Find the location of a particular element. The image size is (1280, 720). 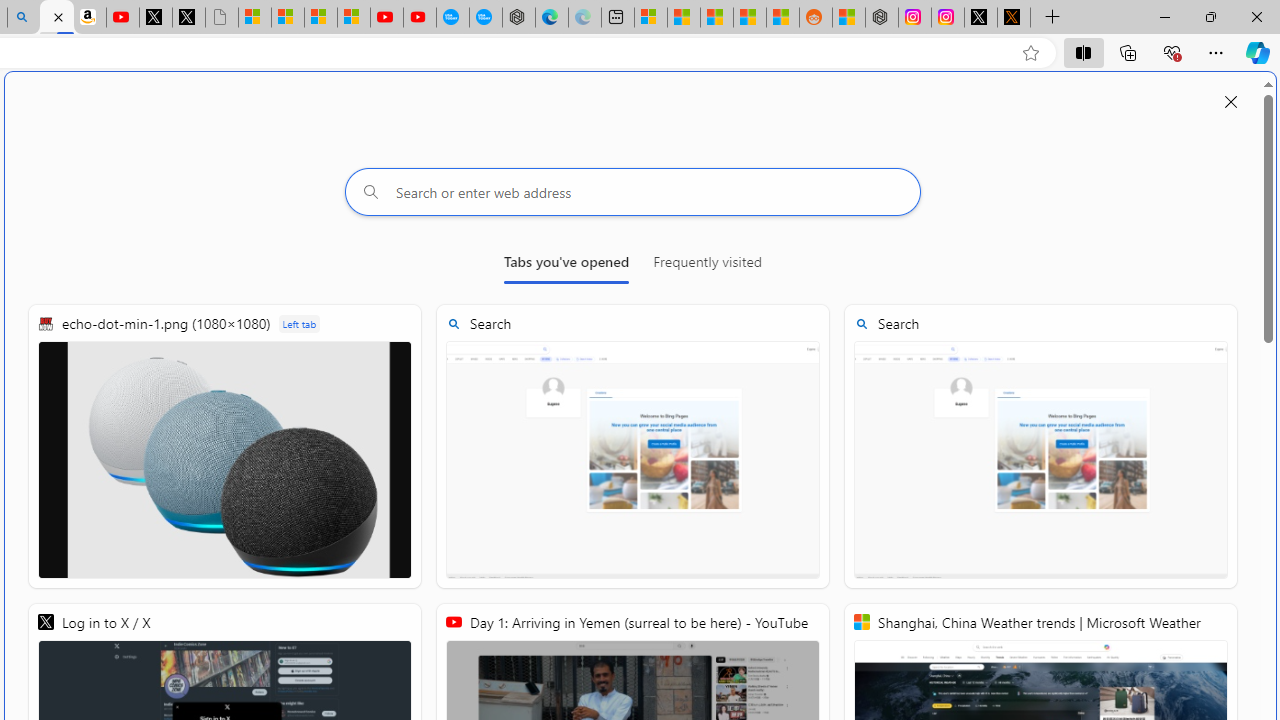

'Collections' is located at coordinates (1128, 51).